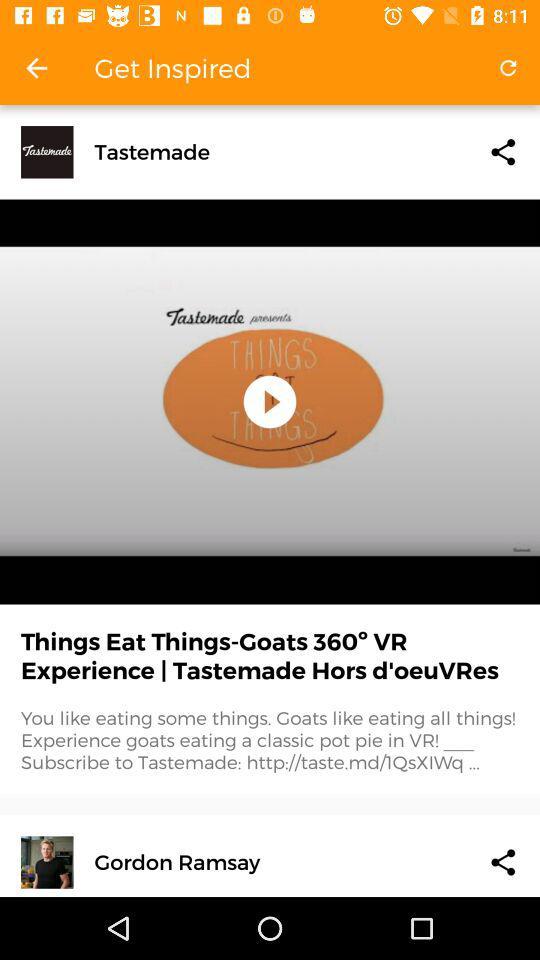 The height and width of the screenshot is (960, 540). I want to click on item above tastemade, so click(508, 68).